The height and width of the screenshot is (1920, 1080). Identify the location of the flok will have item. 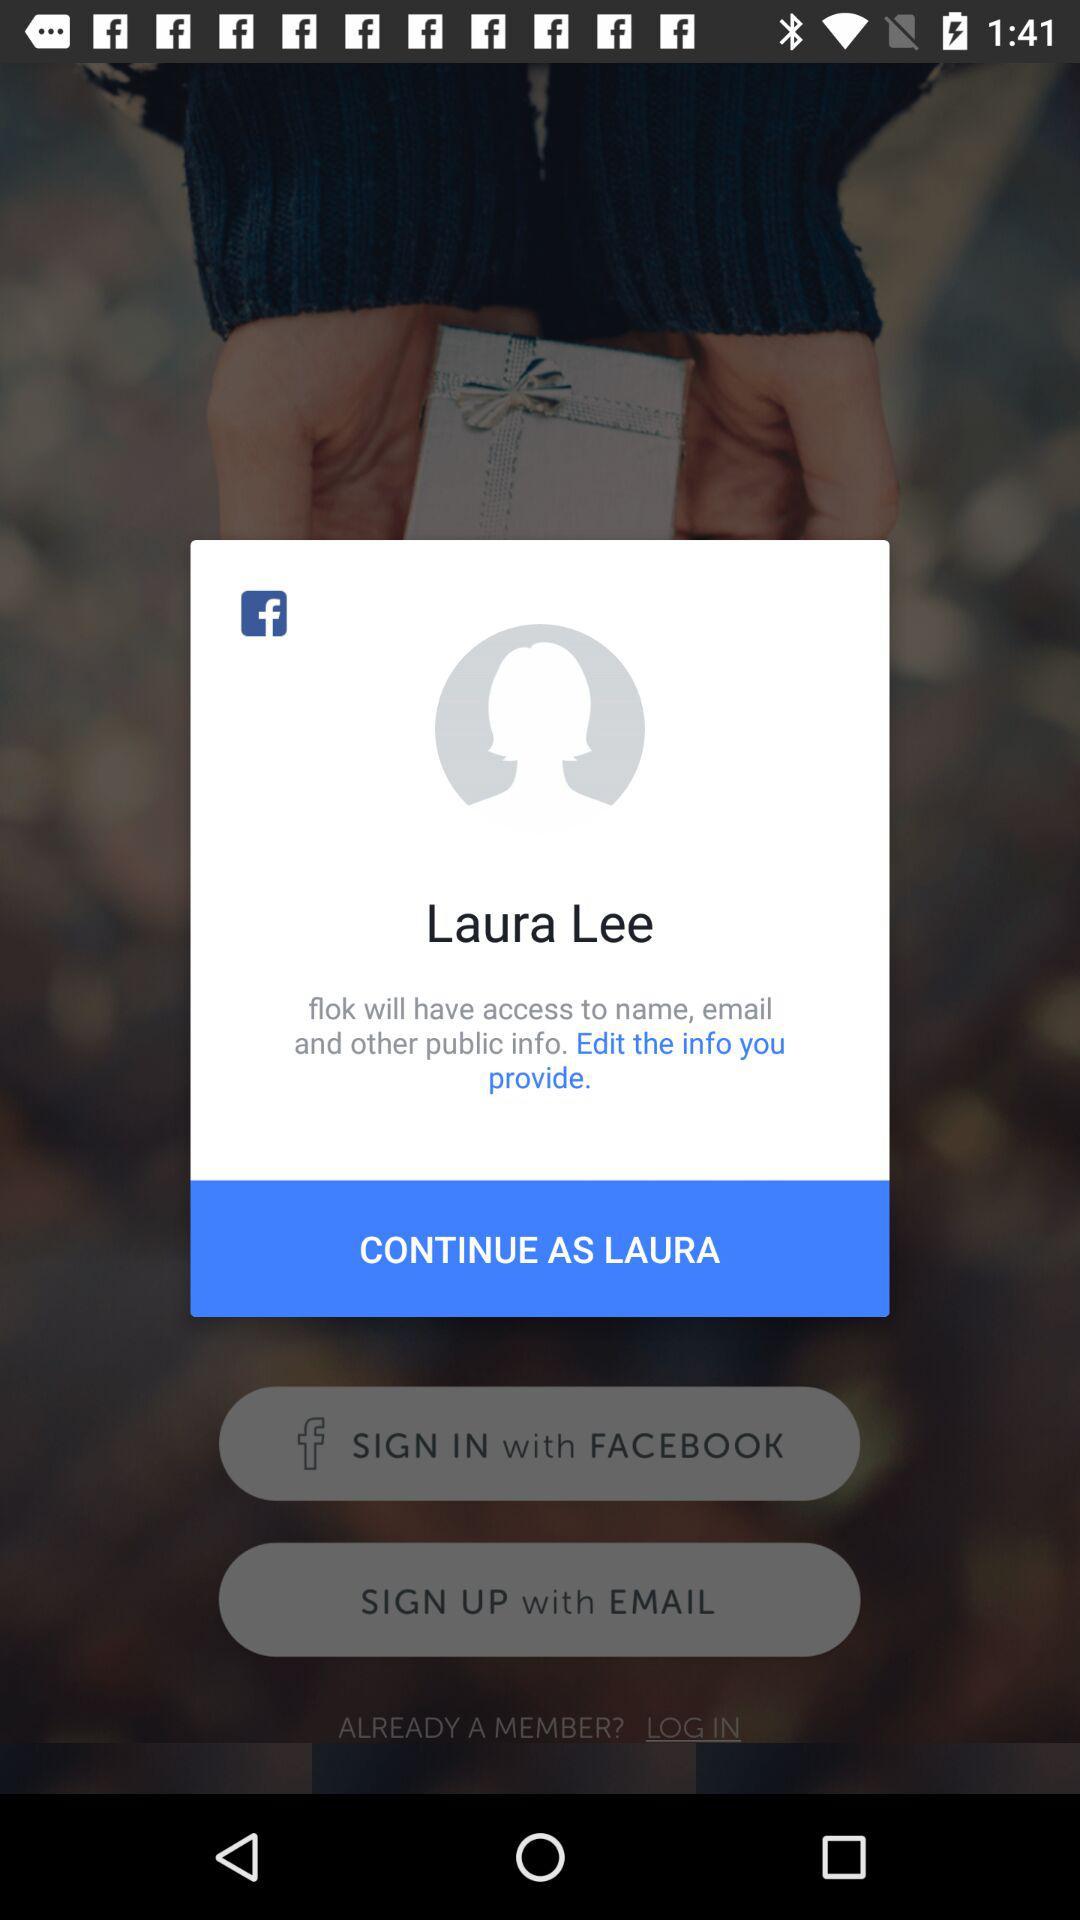
(540, 1041).